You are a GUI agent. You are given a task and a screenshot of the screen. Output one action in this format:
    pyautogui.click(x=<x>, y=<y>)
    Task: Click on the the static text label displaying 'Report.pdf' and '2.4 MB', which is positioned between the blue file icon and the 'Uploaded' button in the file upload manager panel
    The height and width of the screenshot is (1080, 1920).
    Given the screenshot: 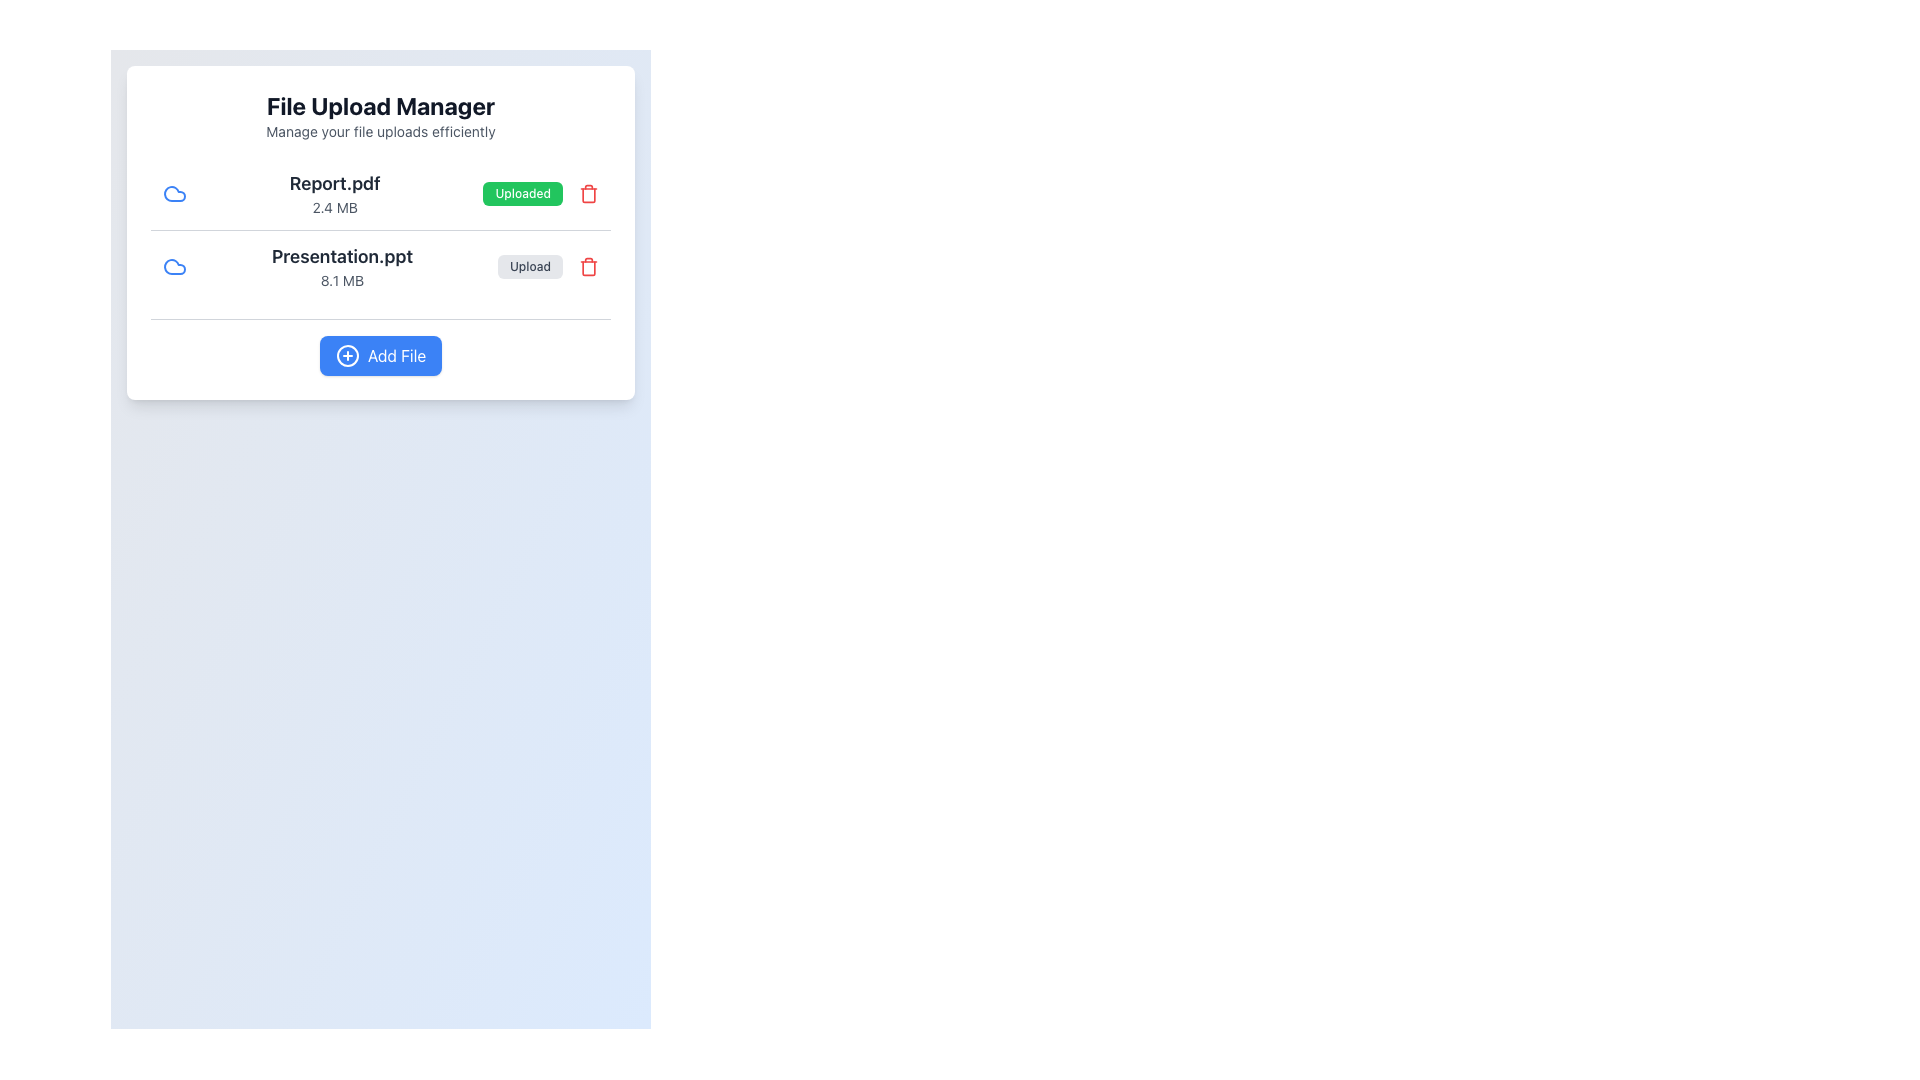 What is the action you would take?
    pyautogui.click(x=335, y=193)
    